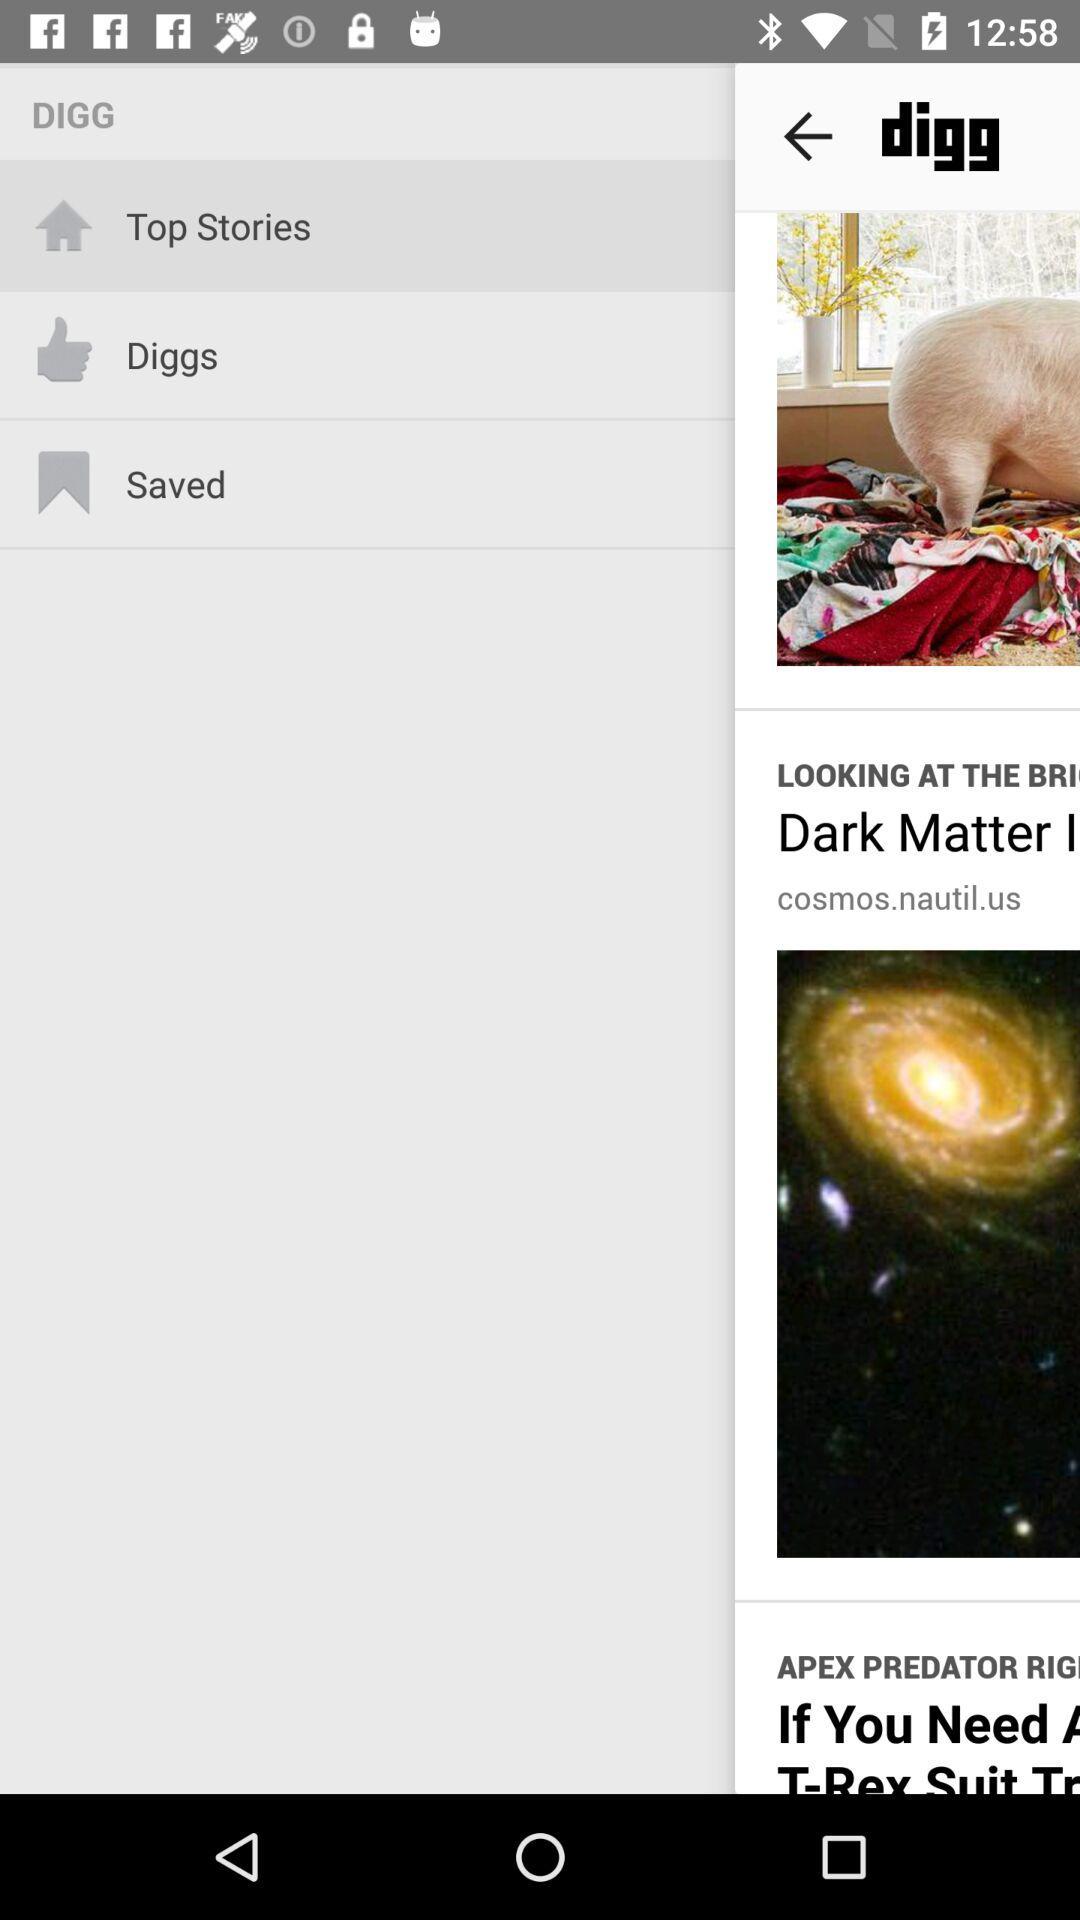  I want to click on item below apex predator right, so click(928, 1739).